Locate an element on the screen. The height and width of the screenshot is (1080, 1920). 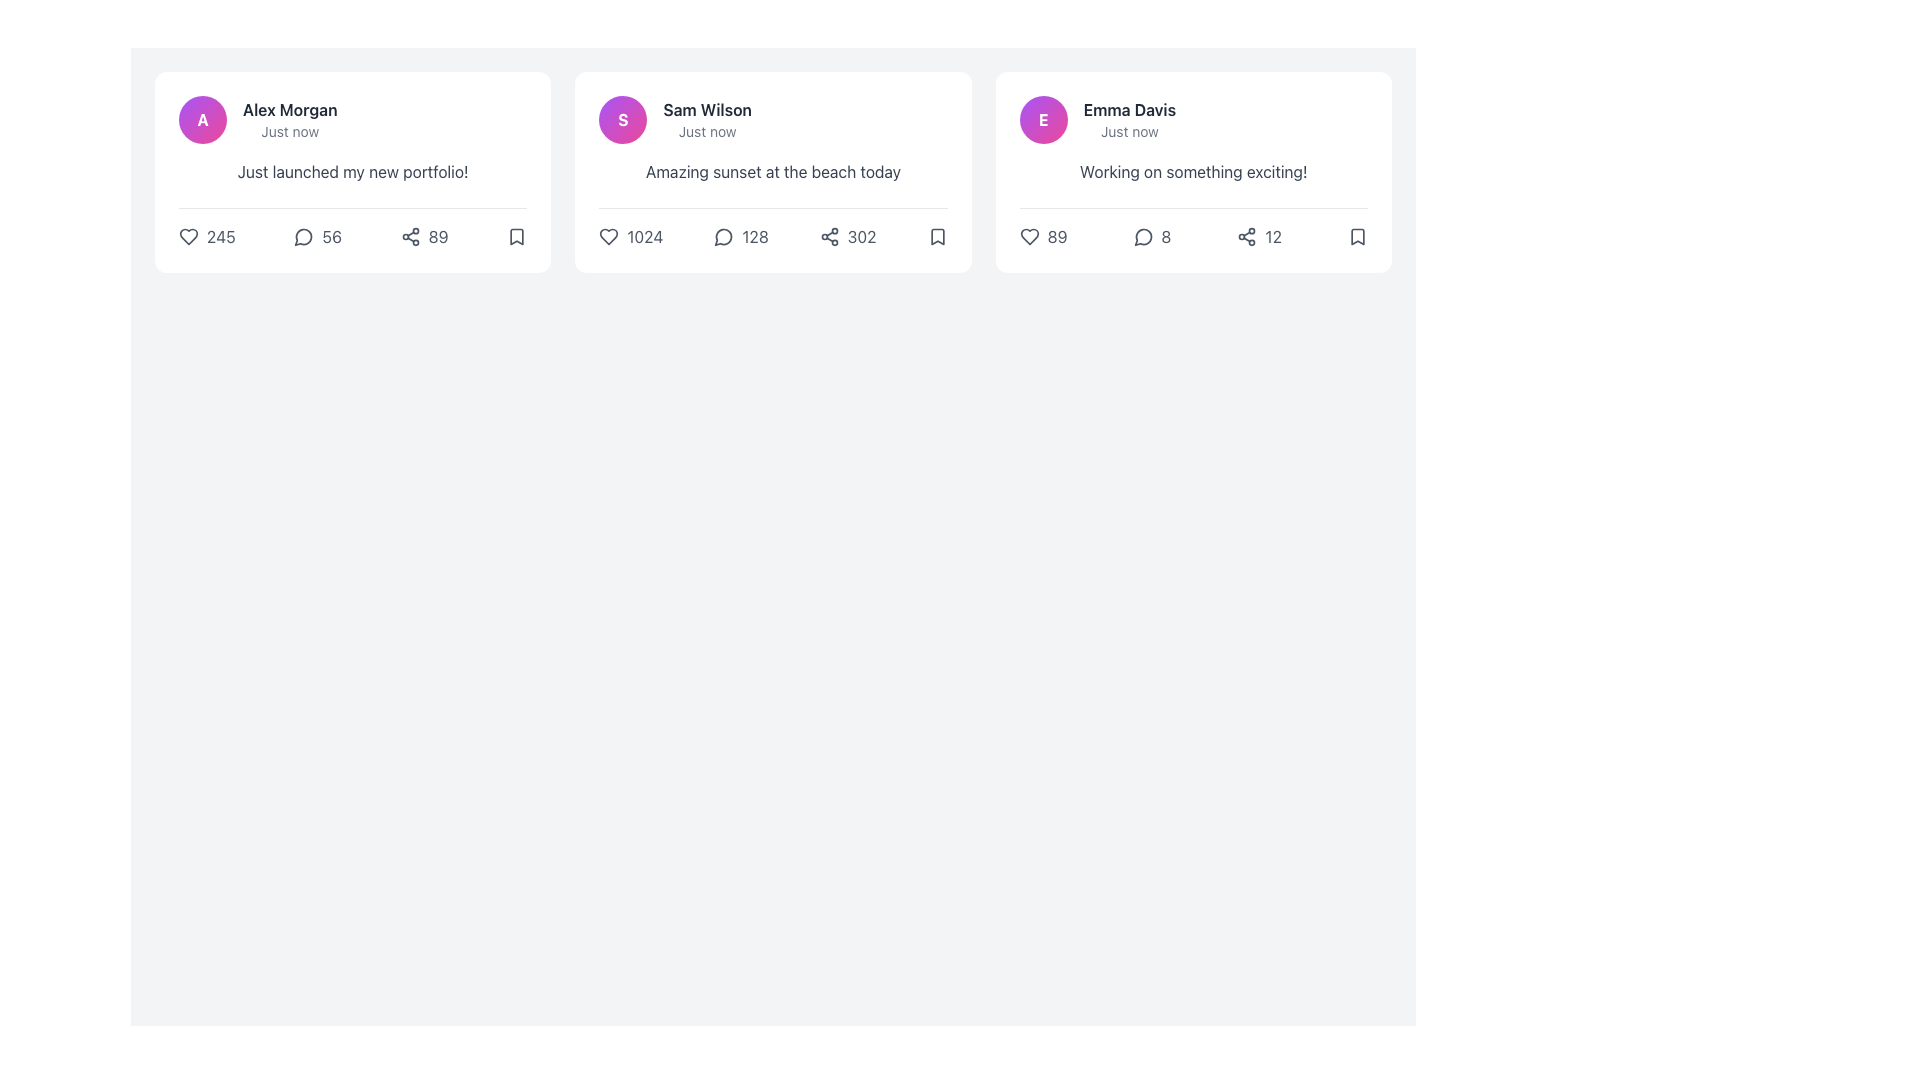
the icon represented by three connected circles forming a triangular structure, located below the post by 'Sam Wilson' and to the left of the number '302' is located at coordinates (829, 235).